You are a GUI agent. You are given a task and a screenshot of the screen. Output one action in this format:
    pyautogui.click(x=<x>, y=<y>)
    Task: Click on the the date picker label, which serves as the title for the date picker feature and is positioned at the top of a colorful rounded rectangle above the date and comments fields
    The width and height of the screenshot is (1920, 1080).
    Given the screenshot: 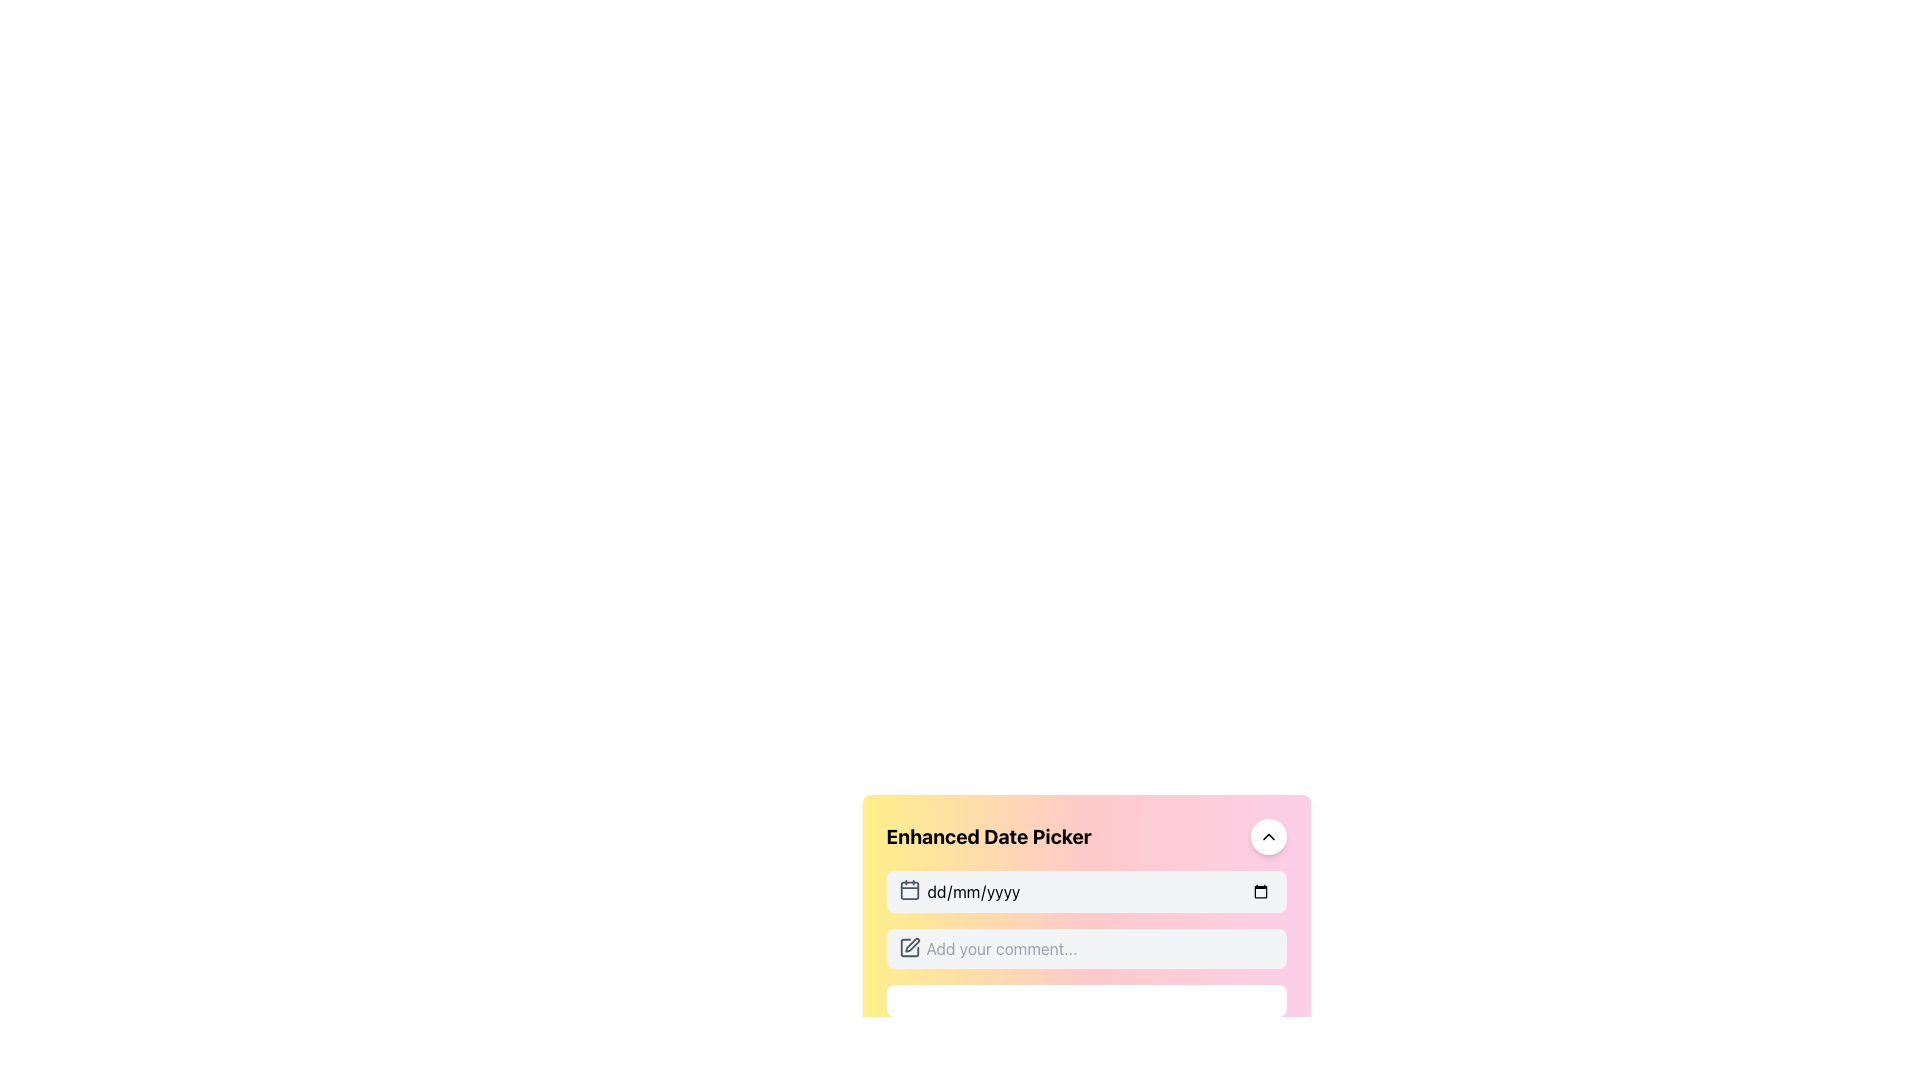 What is the action you would take?
    pyautogui.click(x=1085, y=837)
    